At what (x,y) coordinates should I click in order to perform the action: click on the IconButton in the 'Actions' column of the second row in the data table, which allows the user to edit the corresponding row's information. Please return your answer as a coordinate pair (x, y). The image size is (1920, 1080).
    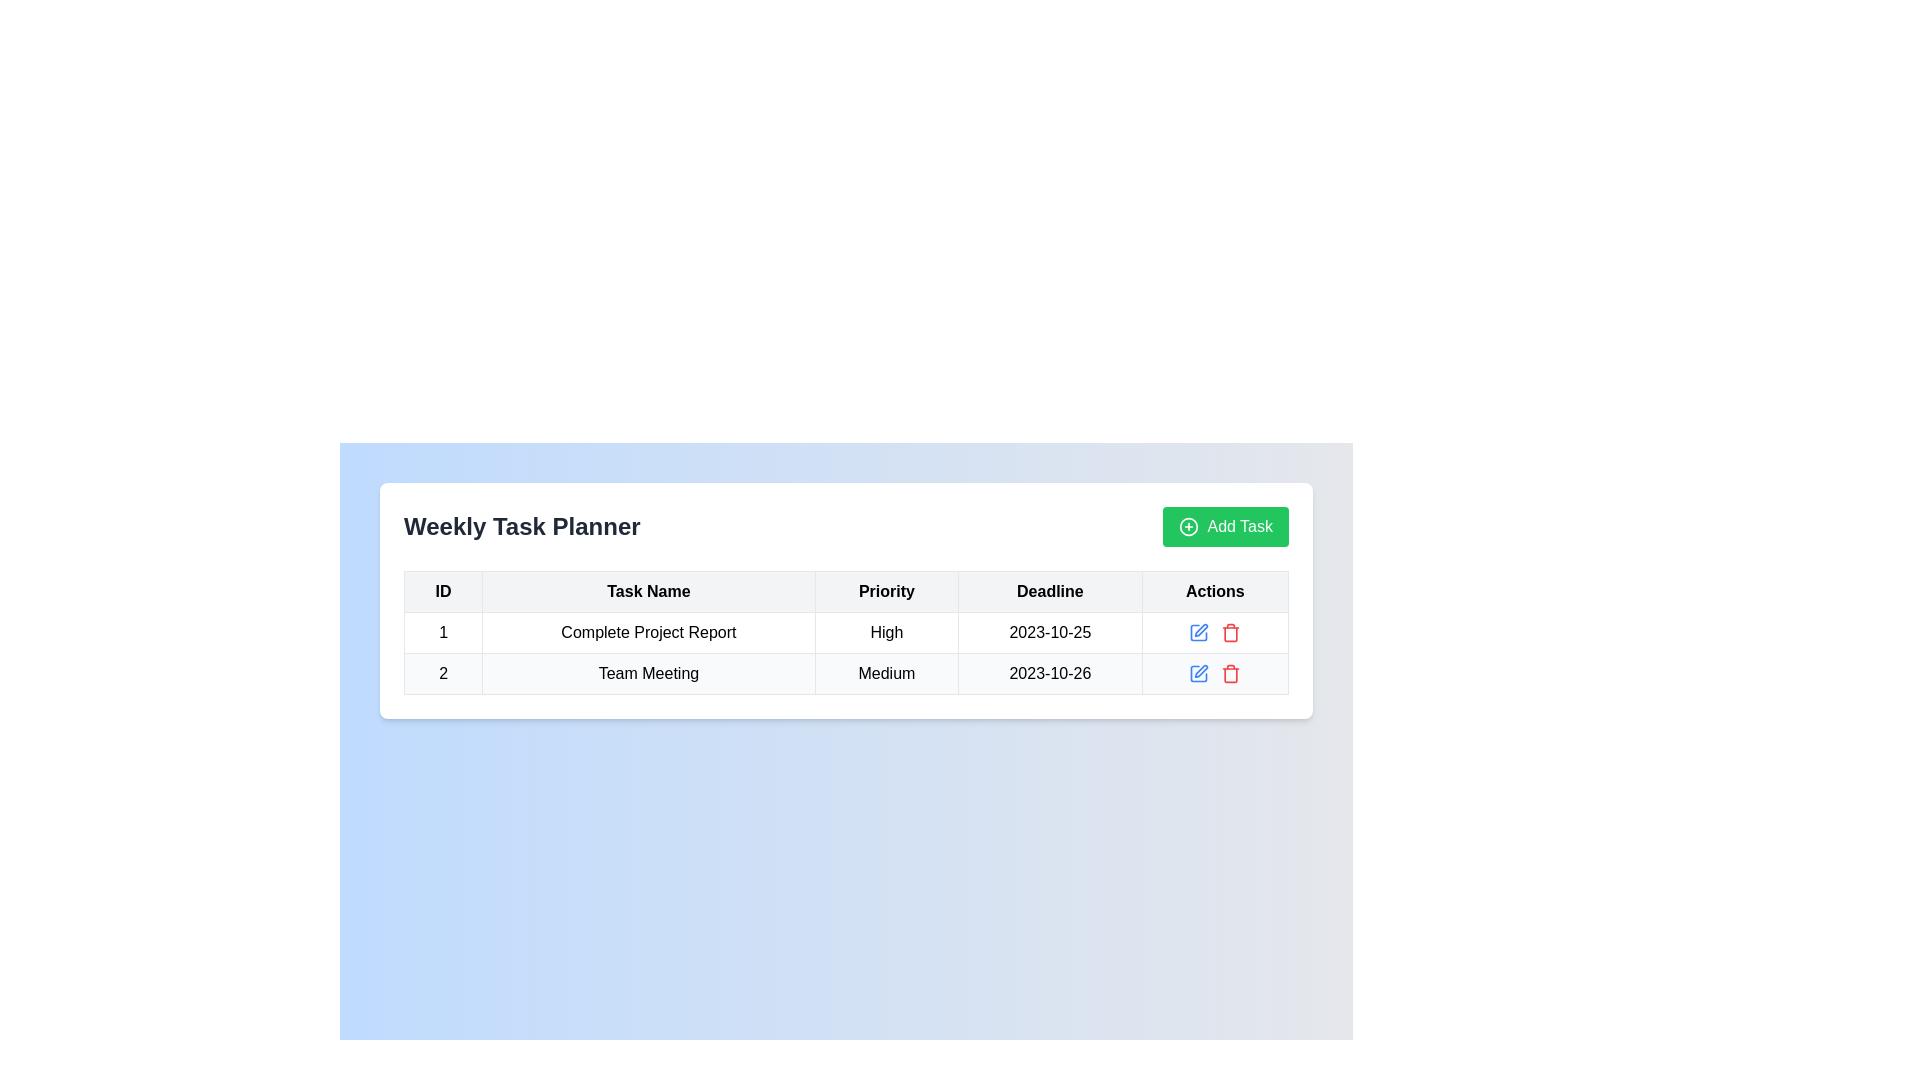
    Looking at the image, I should click on (1199, 632).